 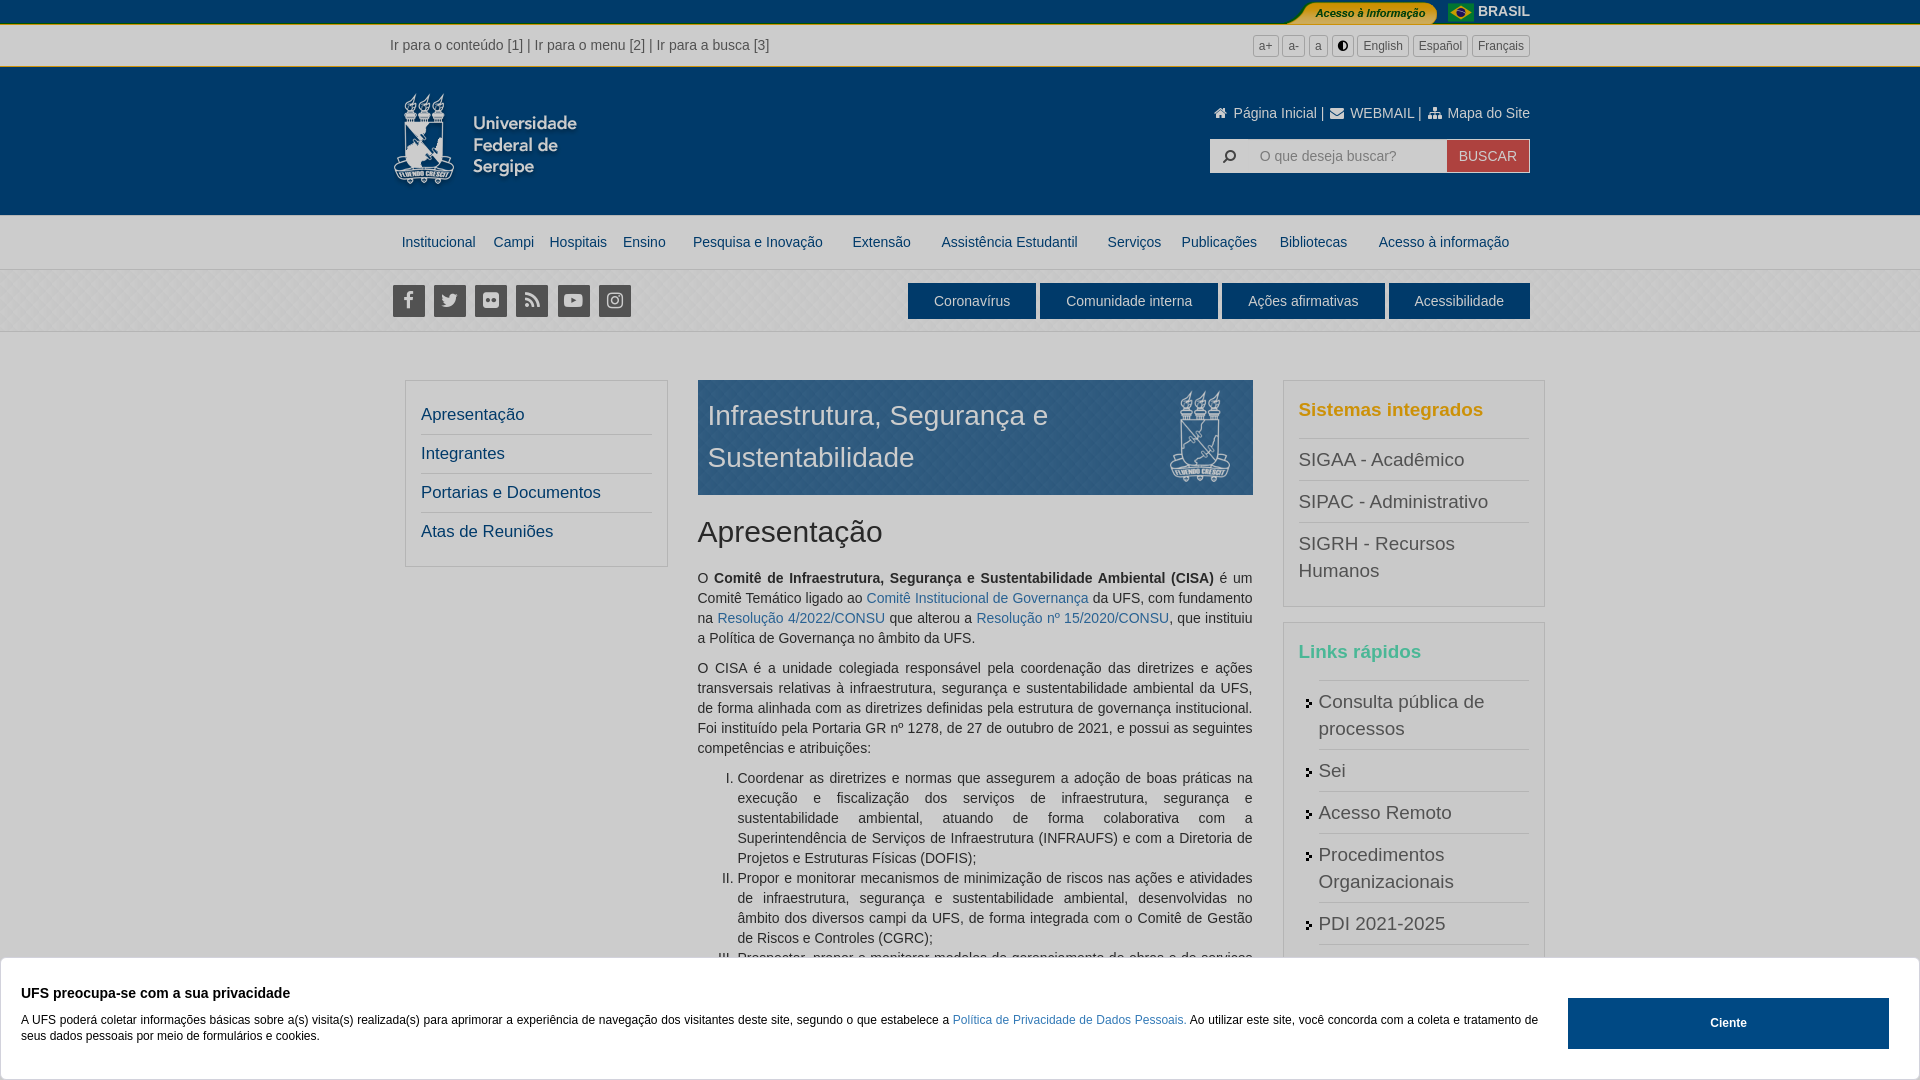 What do you see at coordinates (589, 45) in the screenshot?
I see `'Ir para o menu [2]'` at bounding box center [589, 45].